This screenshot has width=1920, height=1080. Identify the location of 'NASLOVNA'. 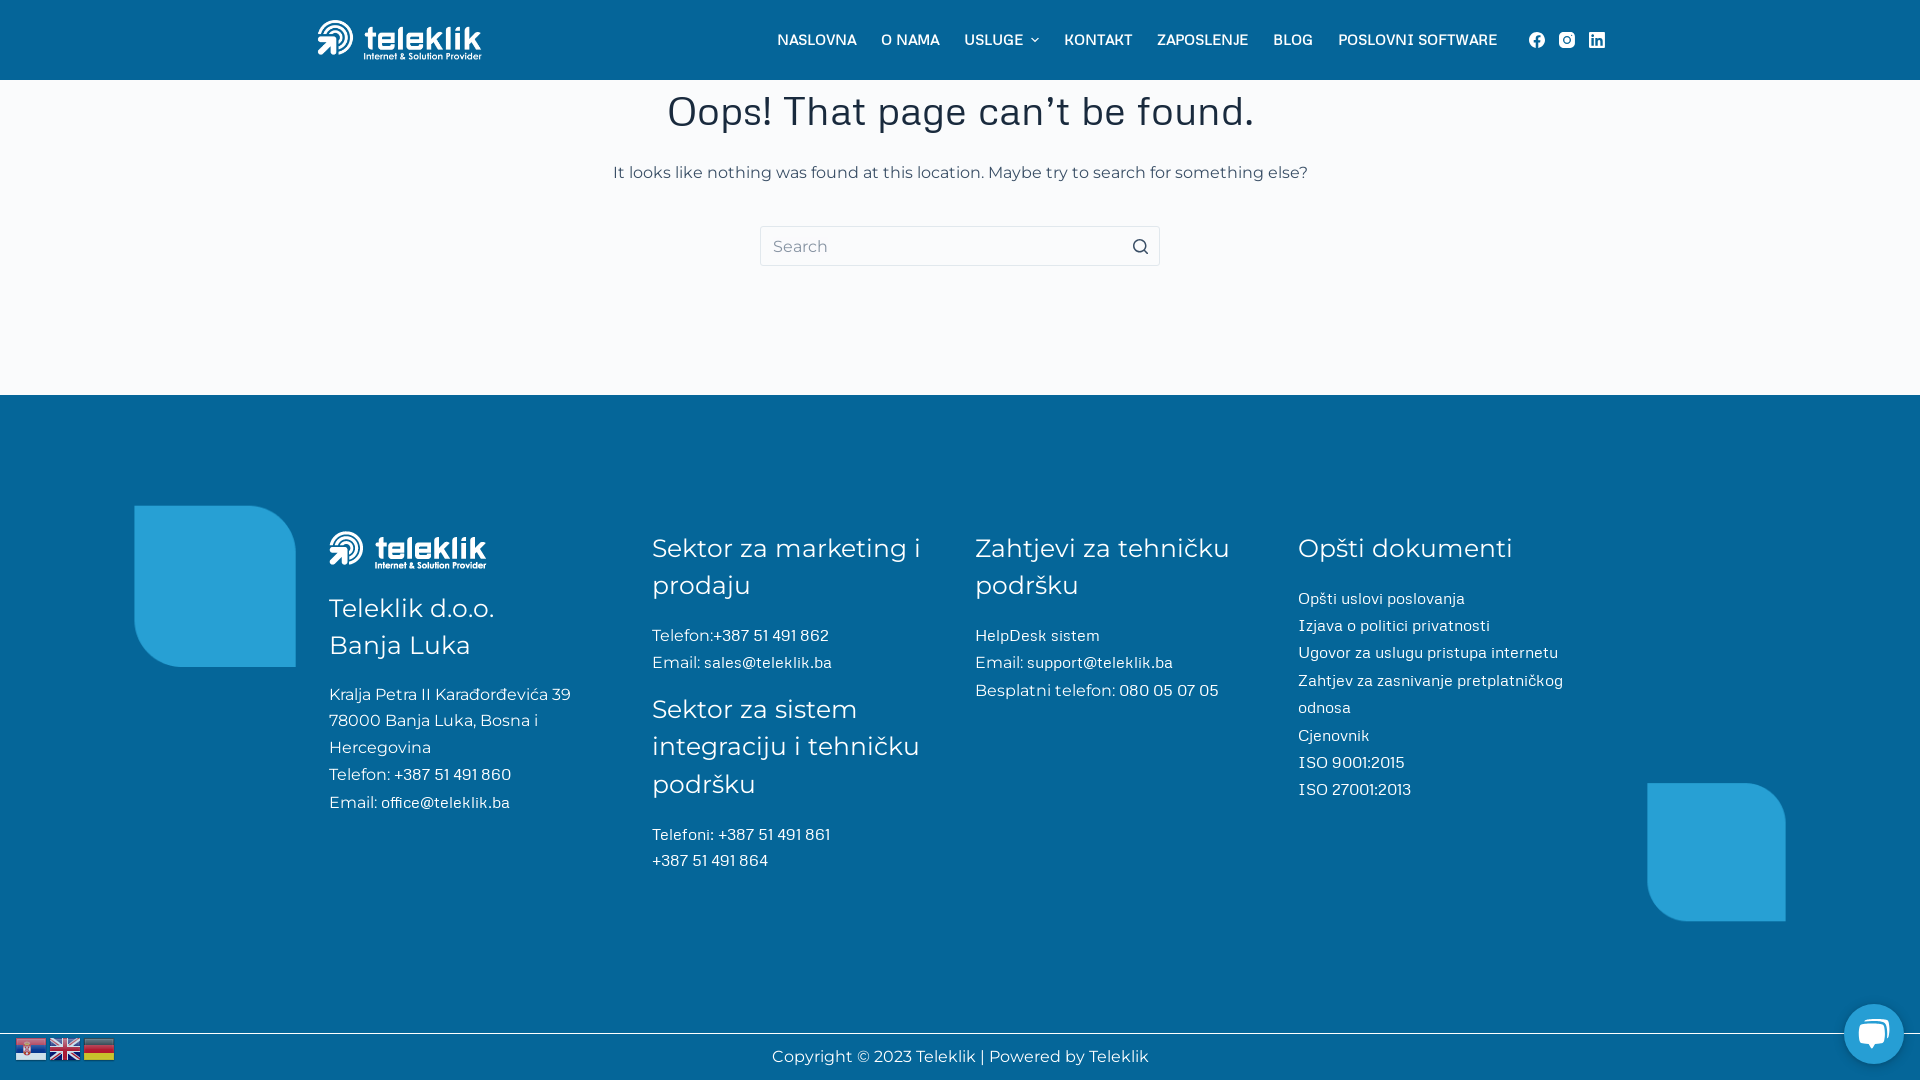
(816, 39).